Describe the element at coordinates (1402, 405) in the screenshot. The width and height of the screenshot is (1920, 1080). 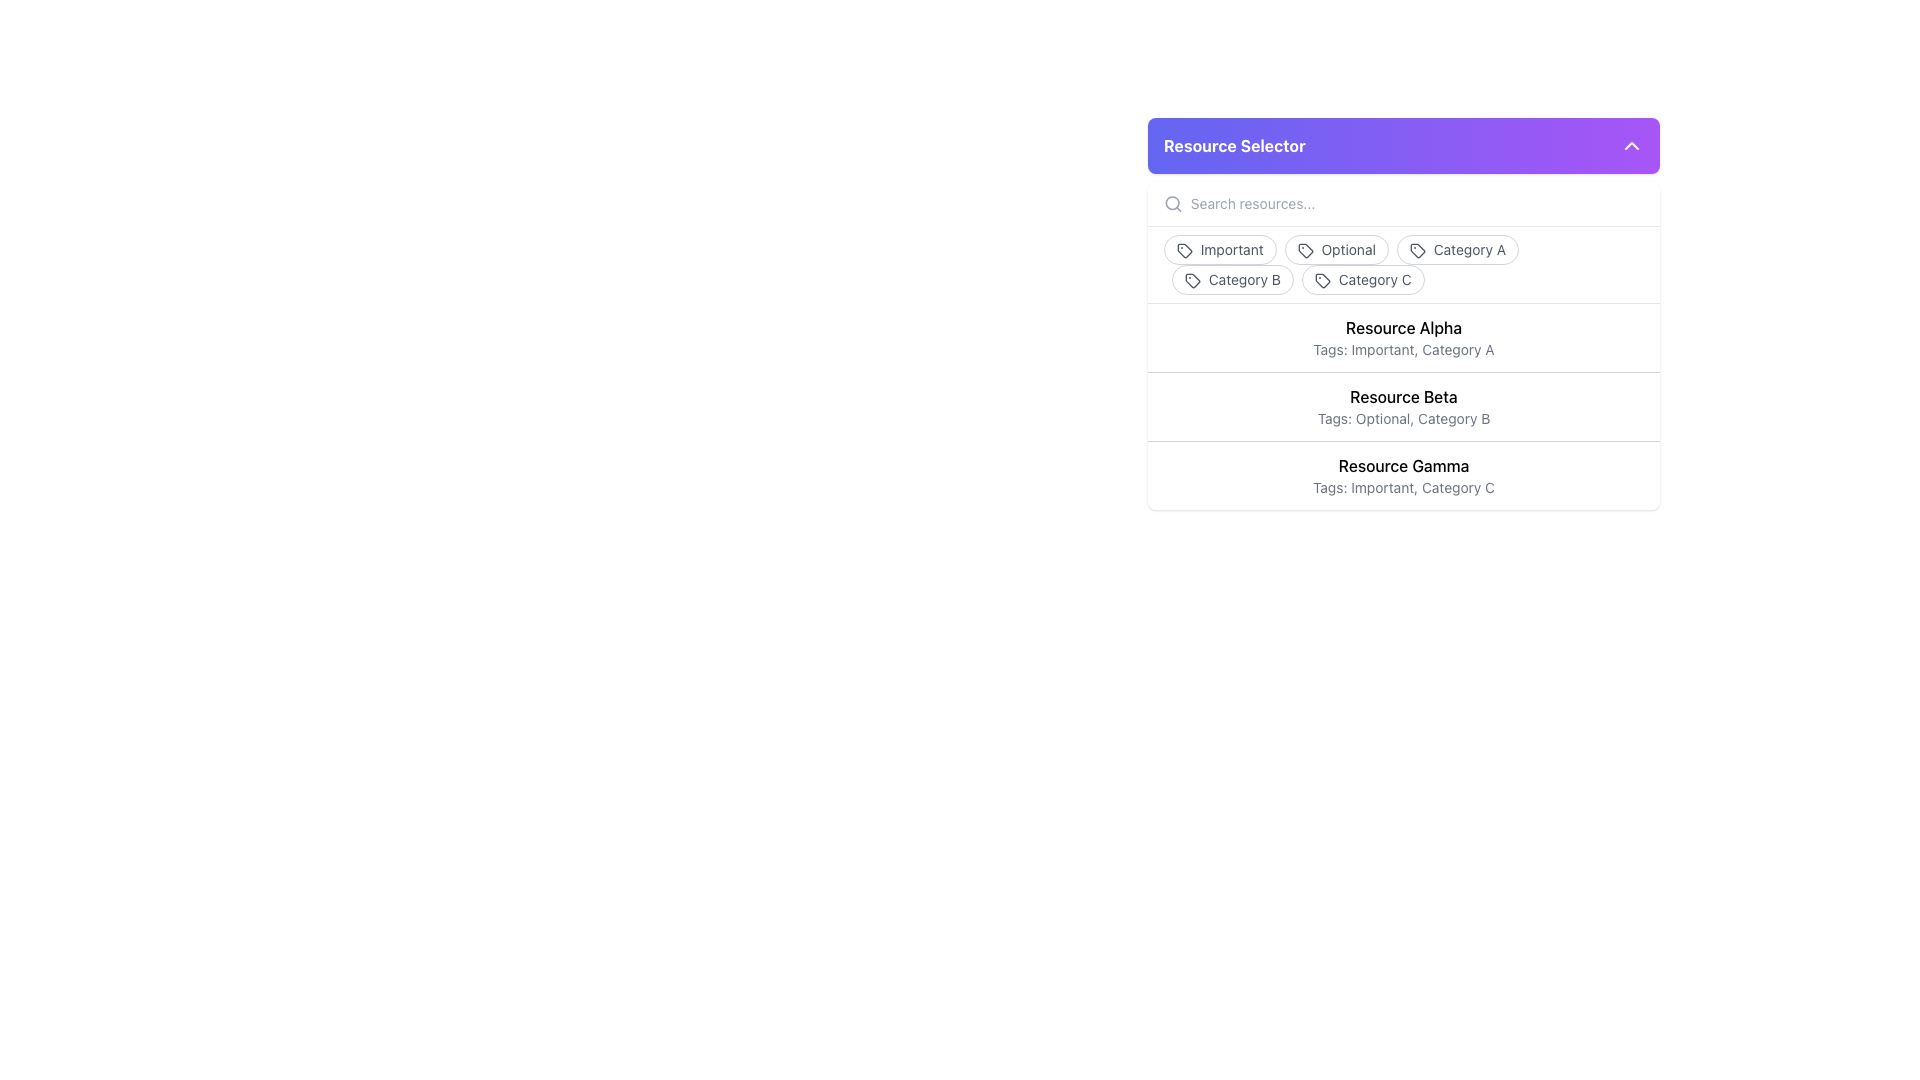
I see `the second List Item titled 'Resource Beta' in the dropdown 'Resource Selector'` at that location.